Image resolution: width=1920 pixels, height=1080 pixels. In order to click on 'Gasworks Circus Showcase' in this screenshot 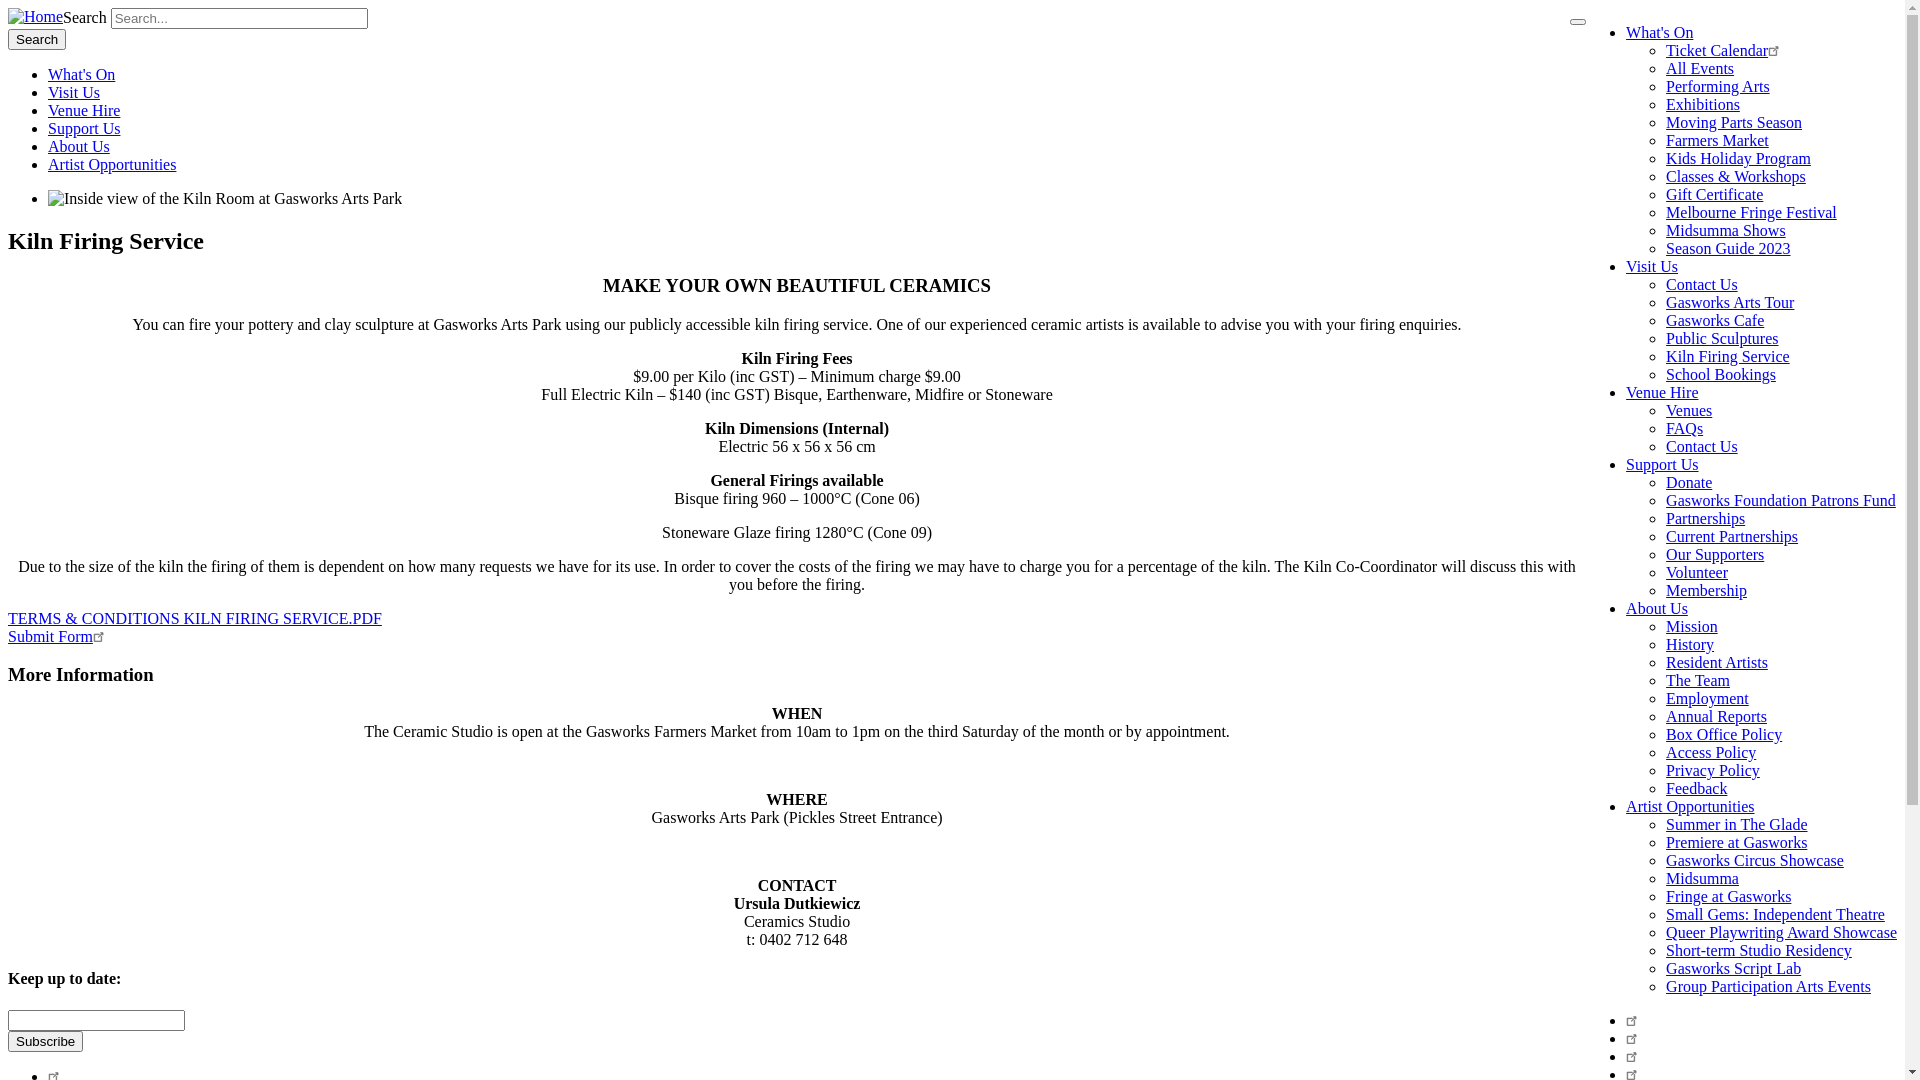, I will do `click(1754, 859)`.